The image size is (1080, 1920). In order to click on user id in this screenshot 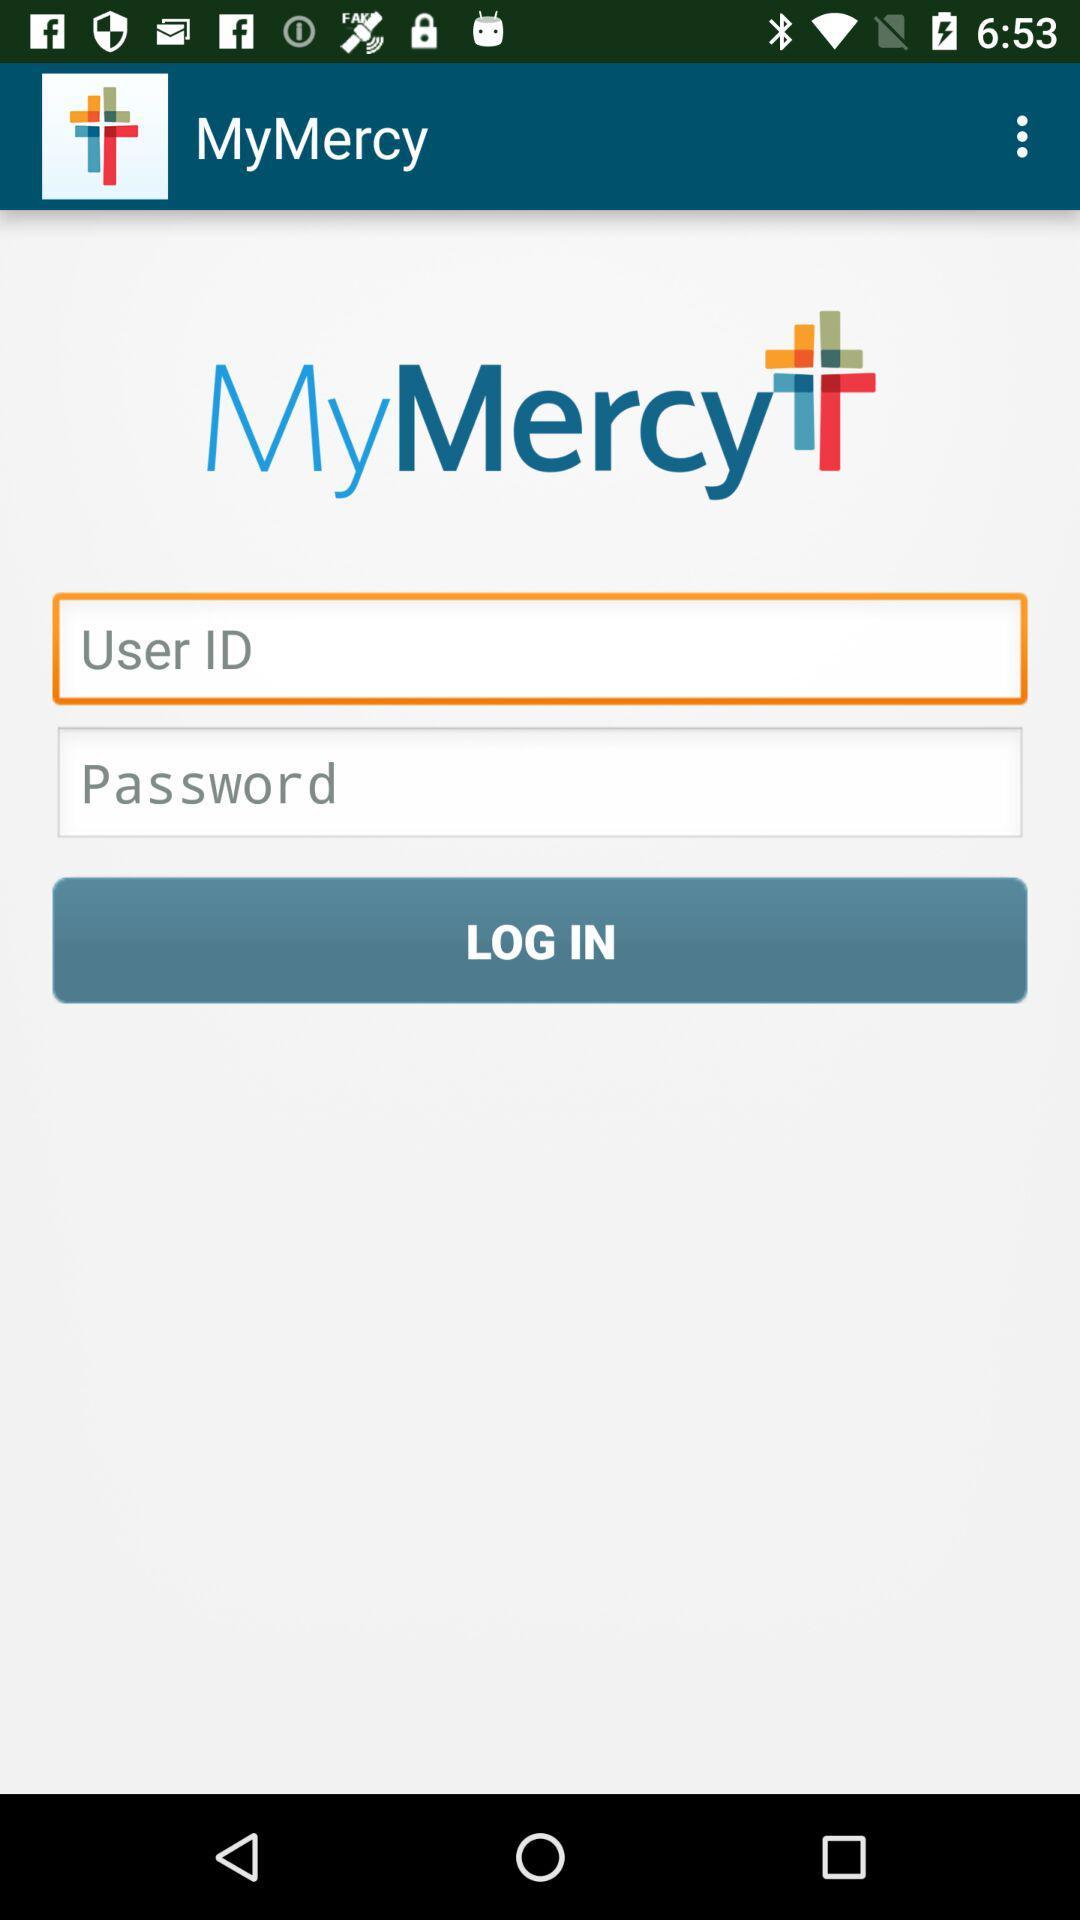, I will do `click(540, 653)`.